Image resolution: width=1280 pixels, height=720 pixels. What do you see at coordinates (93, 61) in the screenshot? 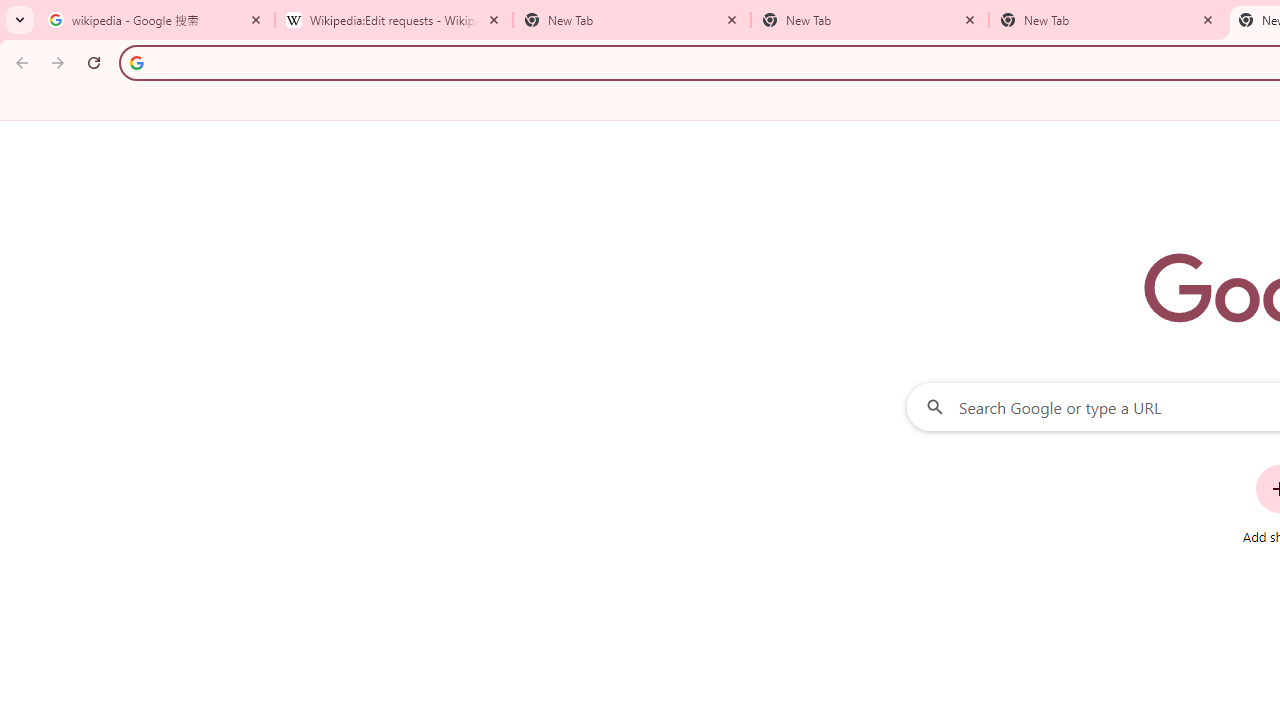
I see `'Reload'` at bounding box center [93, 61].